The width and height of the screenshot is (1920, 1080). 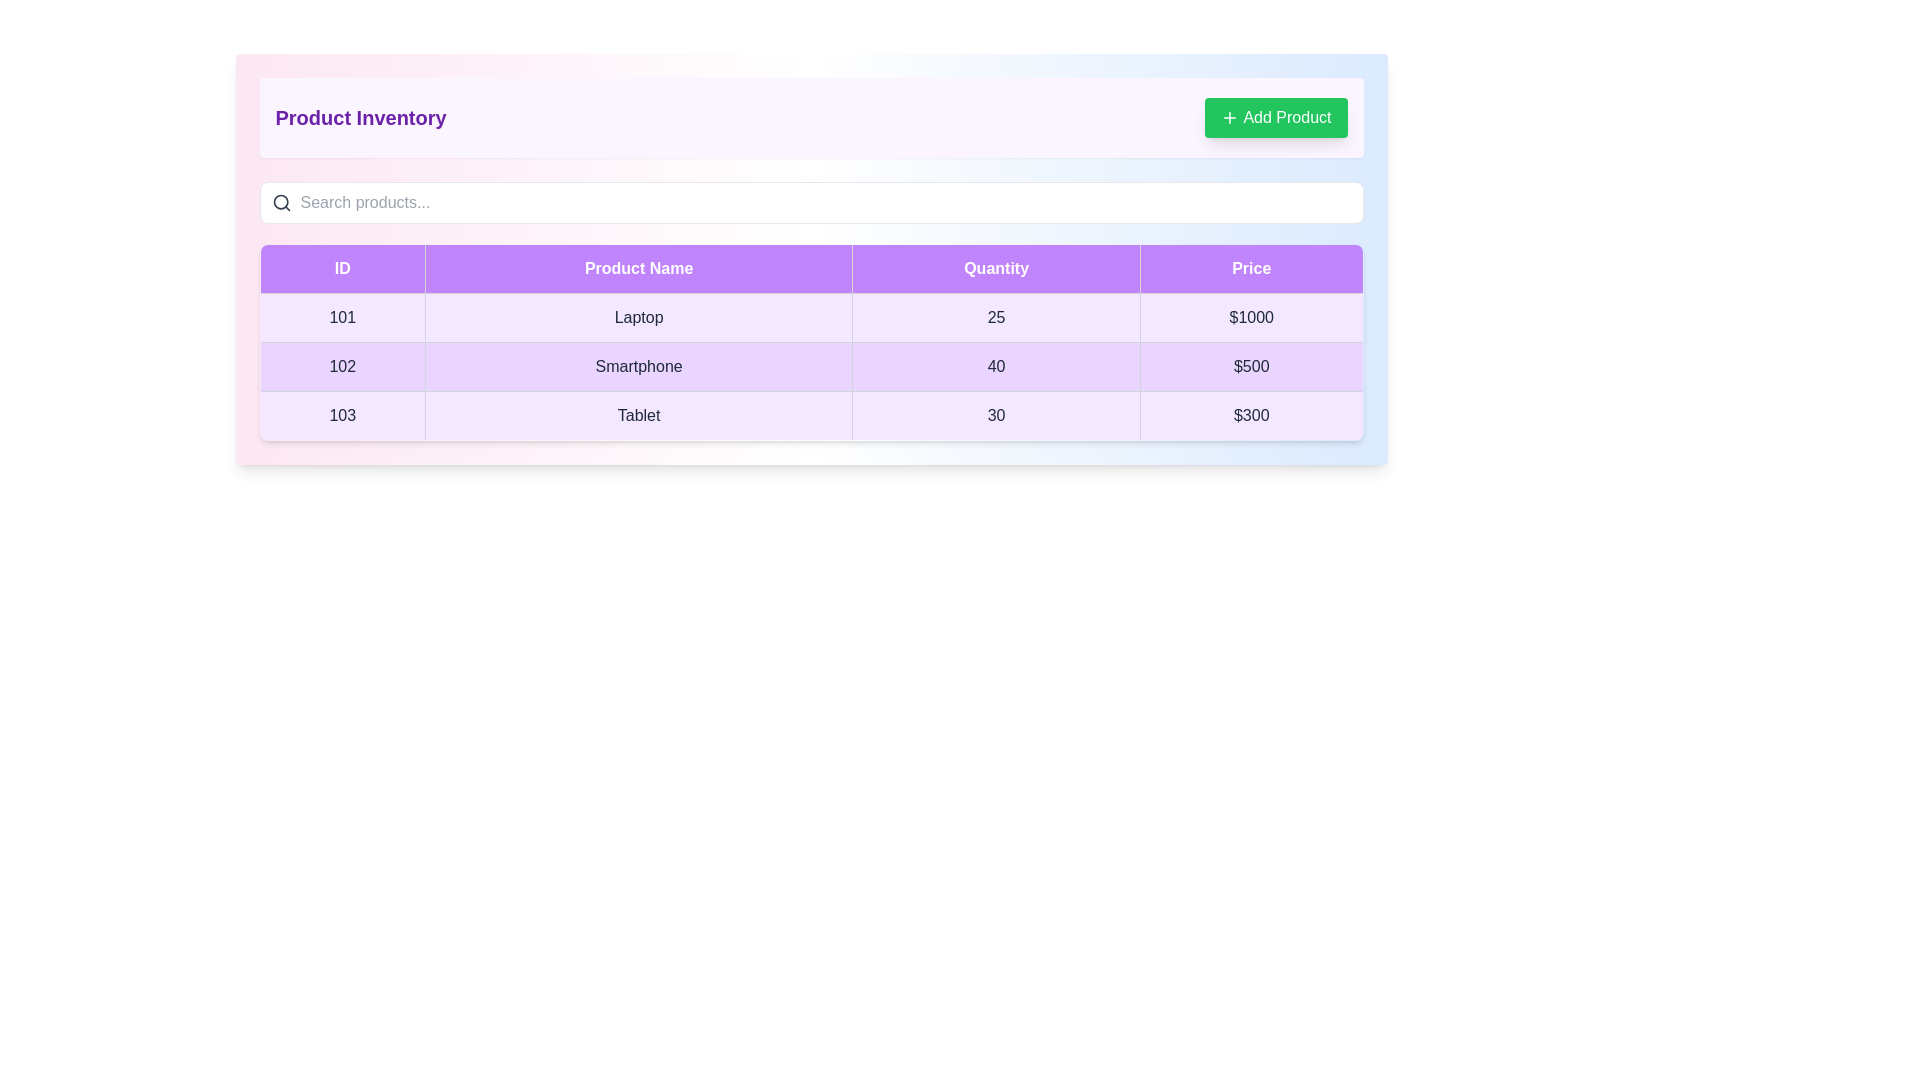 I want to click on the icon that symbolizes the addition of a new product, located inside the 'Add Product' button at the top-right corner of the interface, so click(x=1229, y=118).